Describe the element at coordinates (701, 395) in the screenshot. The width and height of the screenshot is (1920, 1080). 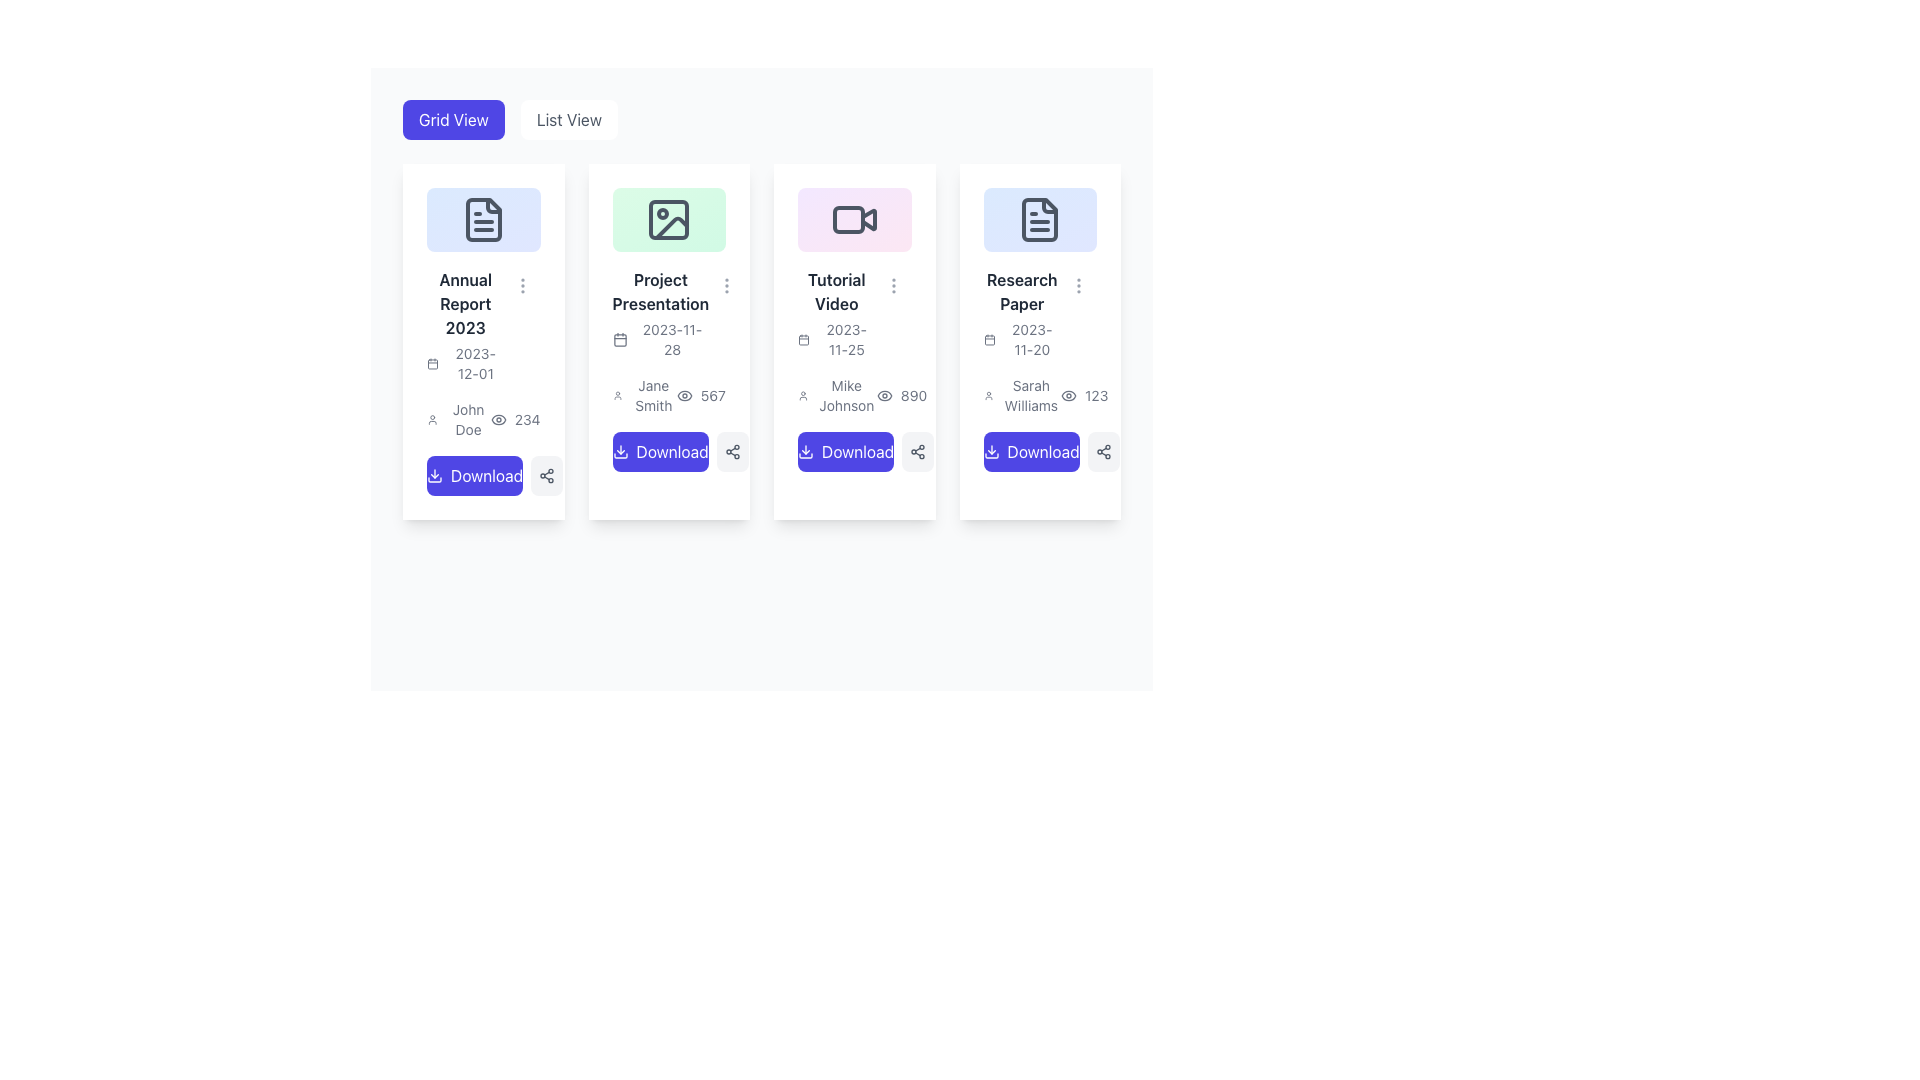
I see `view count displayed in the text label located under the username 'Jane Smith' within the 'Project Presentation' card, specifically in the metadata section to the right of the eye icon` at that location.